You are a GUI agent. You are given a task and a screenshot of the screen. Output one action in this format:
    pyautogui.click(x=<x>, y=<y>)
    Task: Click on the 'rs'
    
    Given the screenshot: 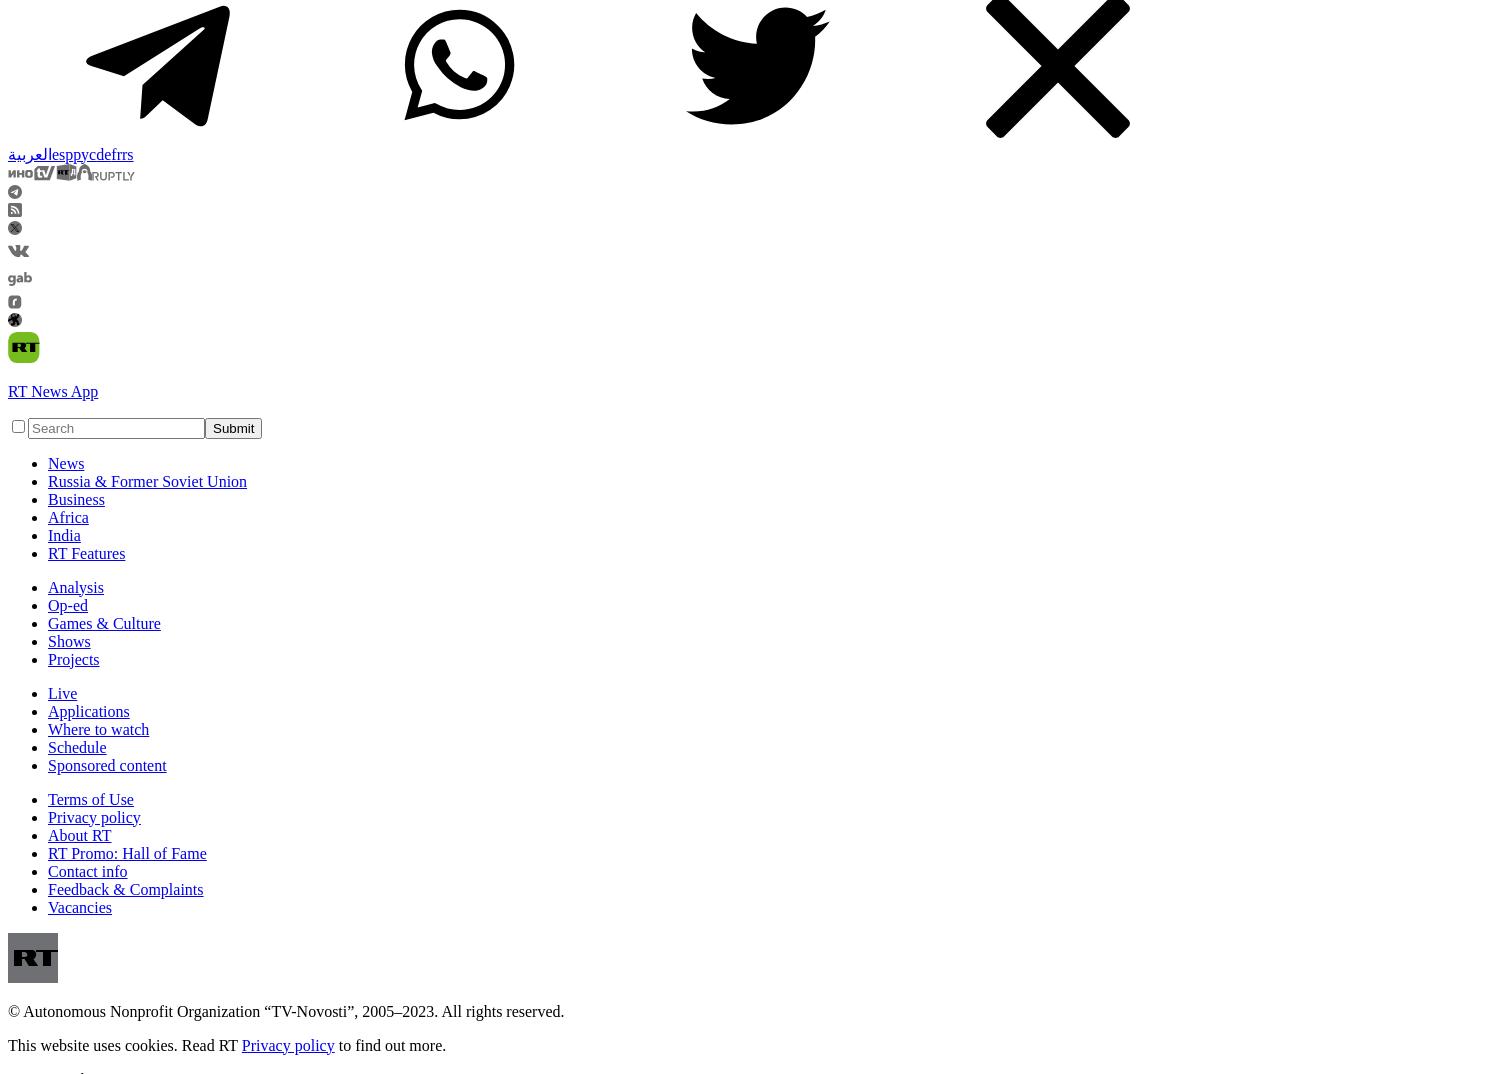 What is the action you would take?
    pyautogui.click(x=127, y=152)
    